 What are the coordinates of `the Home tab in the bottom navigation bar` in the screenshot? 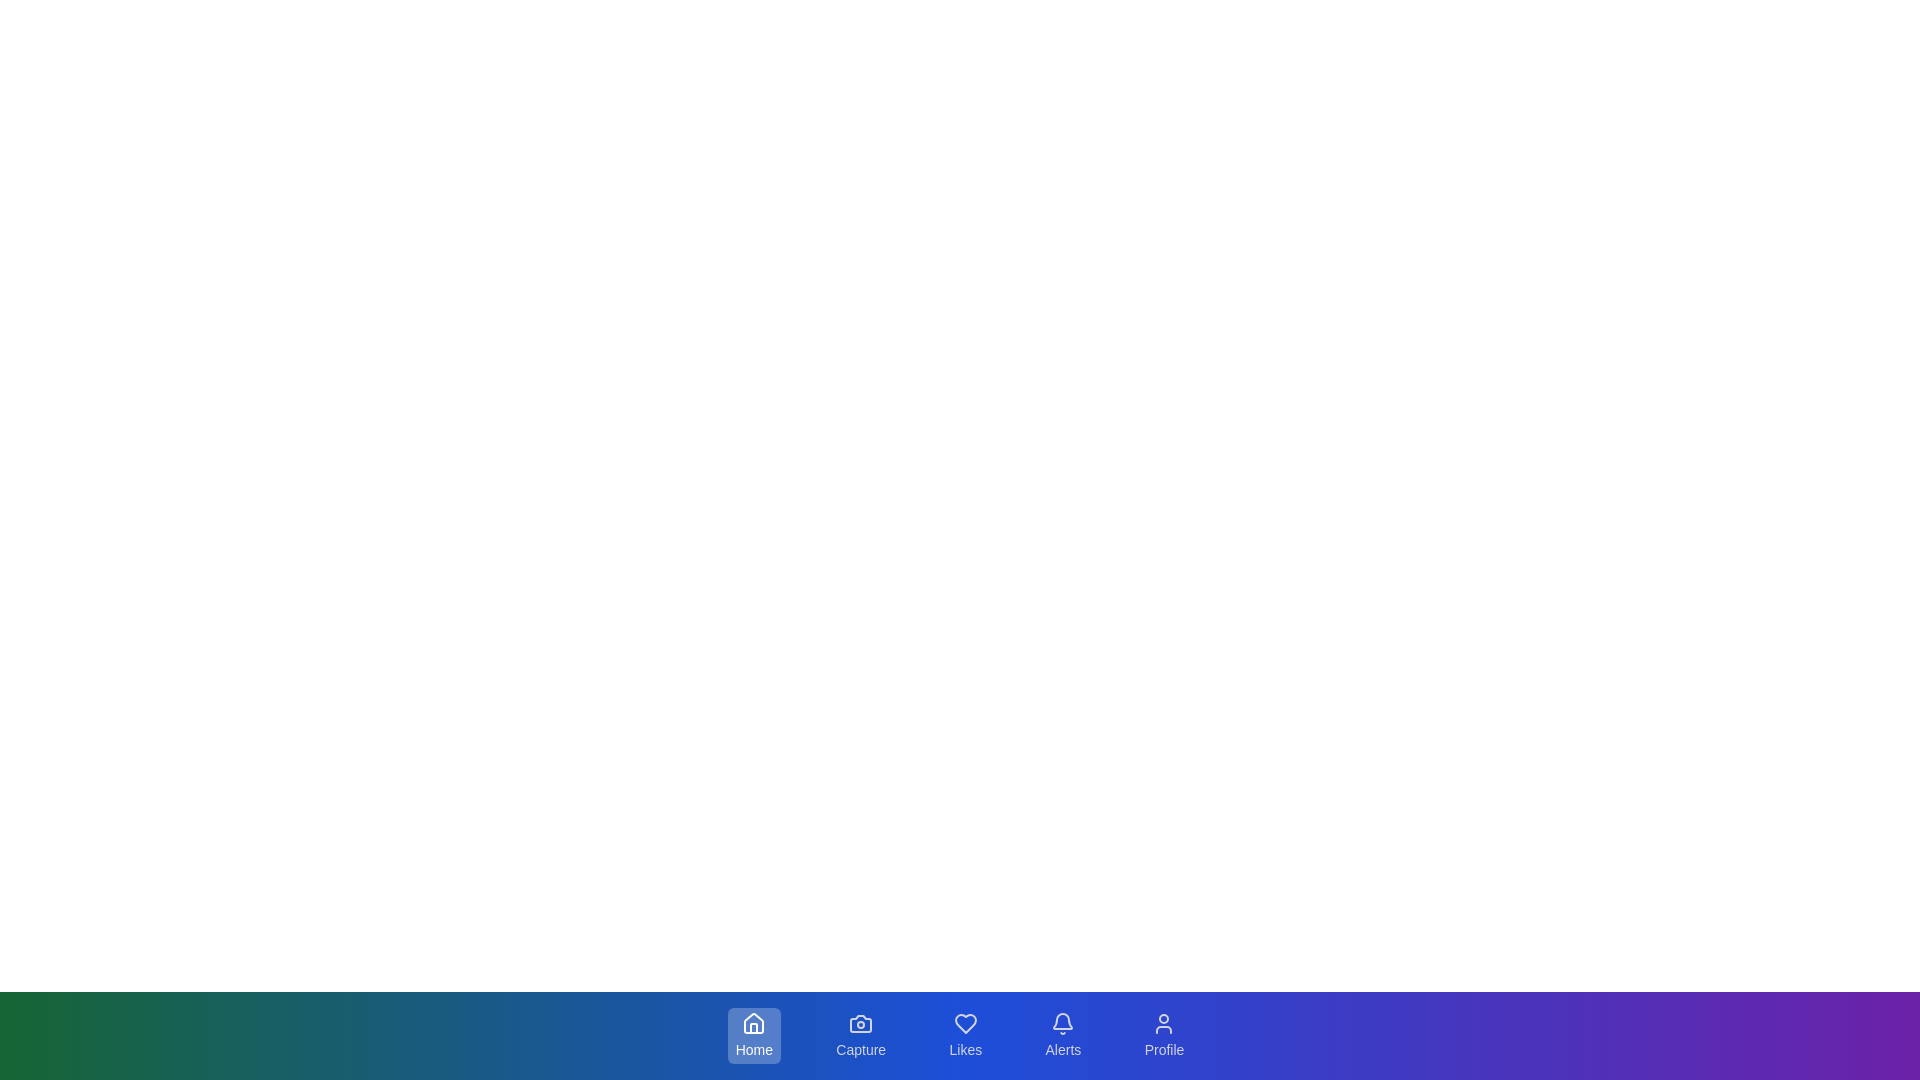 It's located at (752, 1035).